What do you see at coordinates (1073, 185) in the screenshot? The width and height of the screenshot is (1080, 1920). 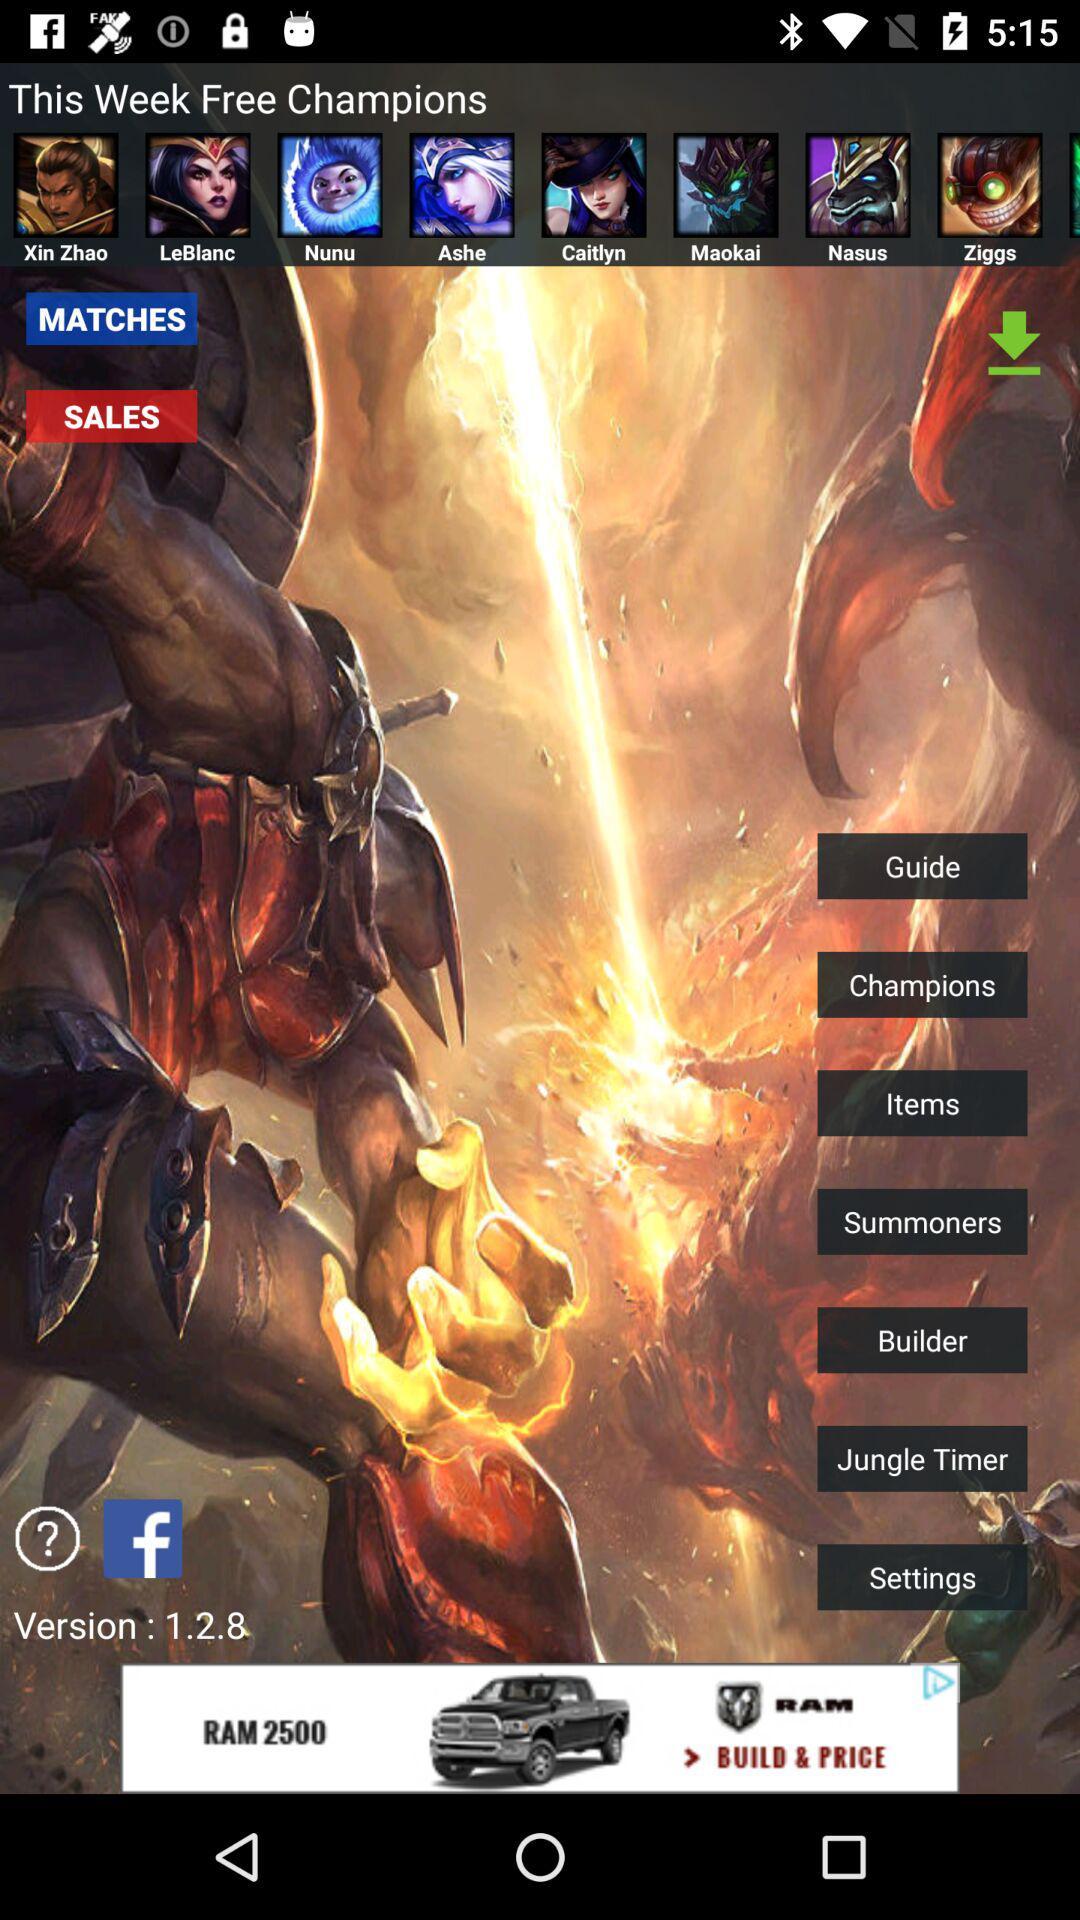 I see `the menu icon` at bounding box center [1073, 185].